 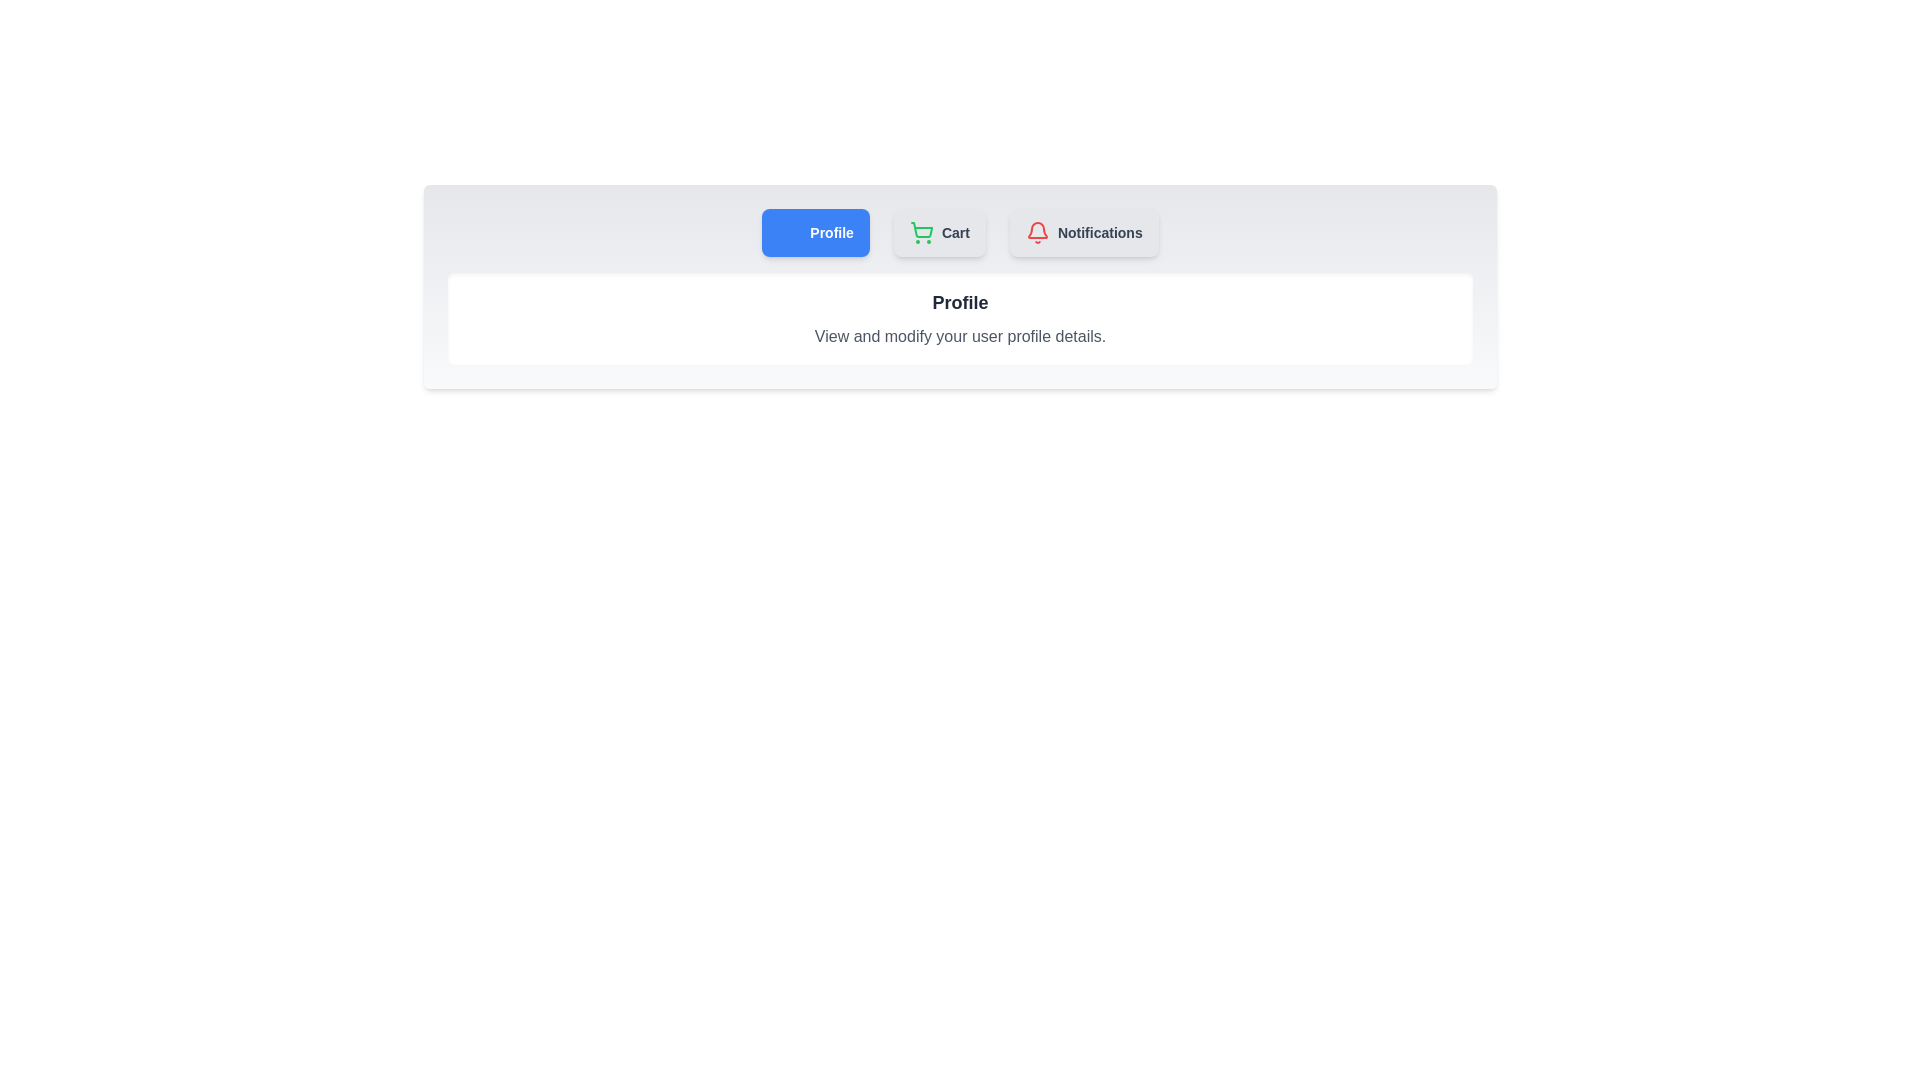 I want to click on the Notifications tab by clicking its button, so click(x=1083, y=231).